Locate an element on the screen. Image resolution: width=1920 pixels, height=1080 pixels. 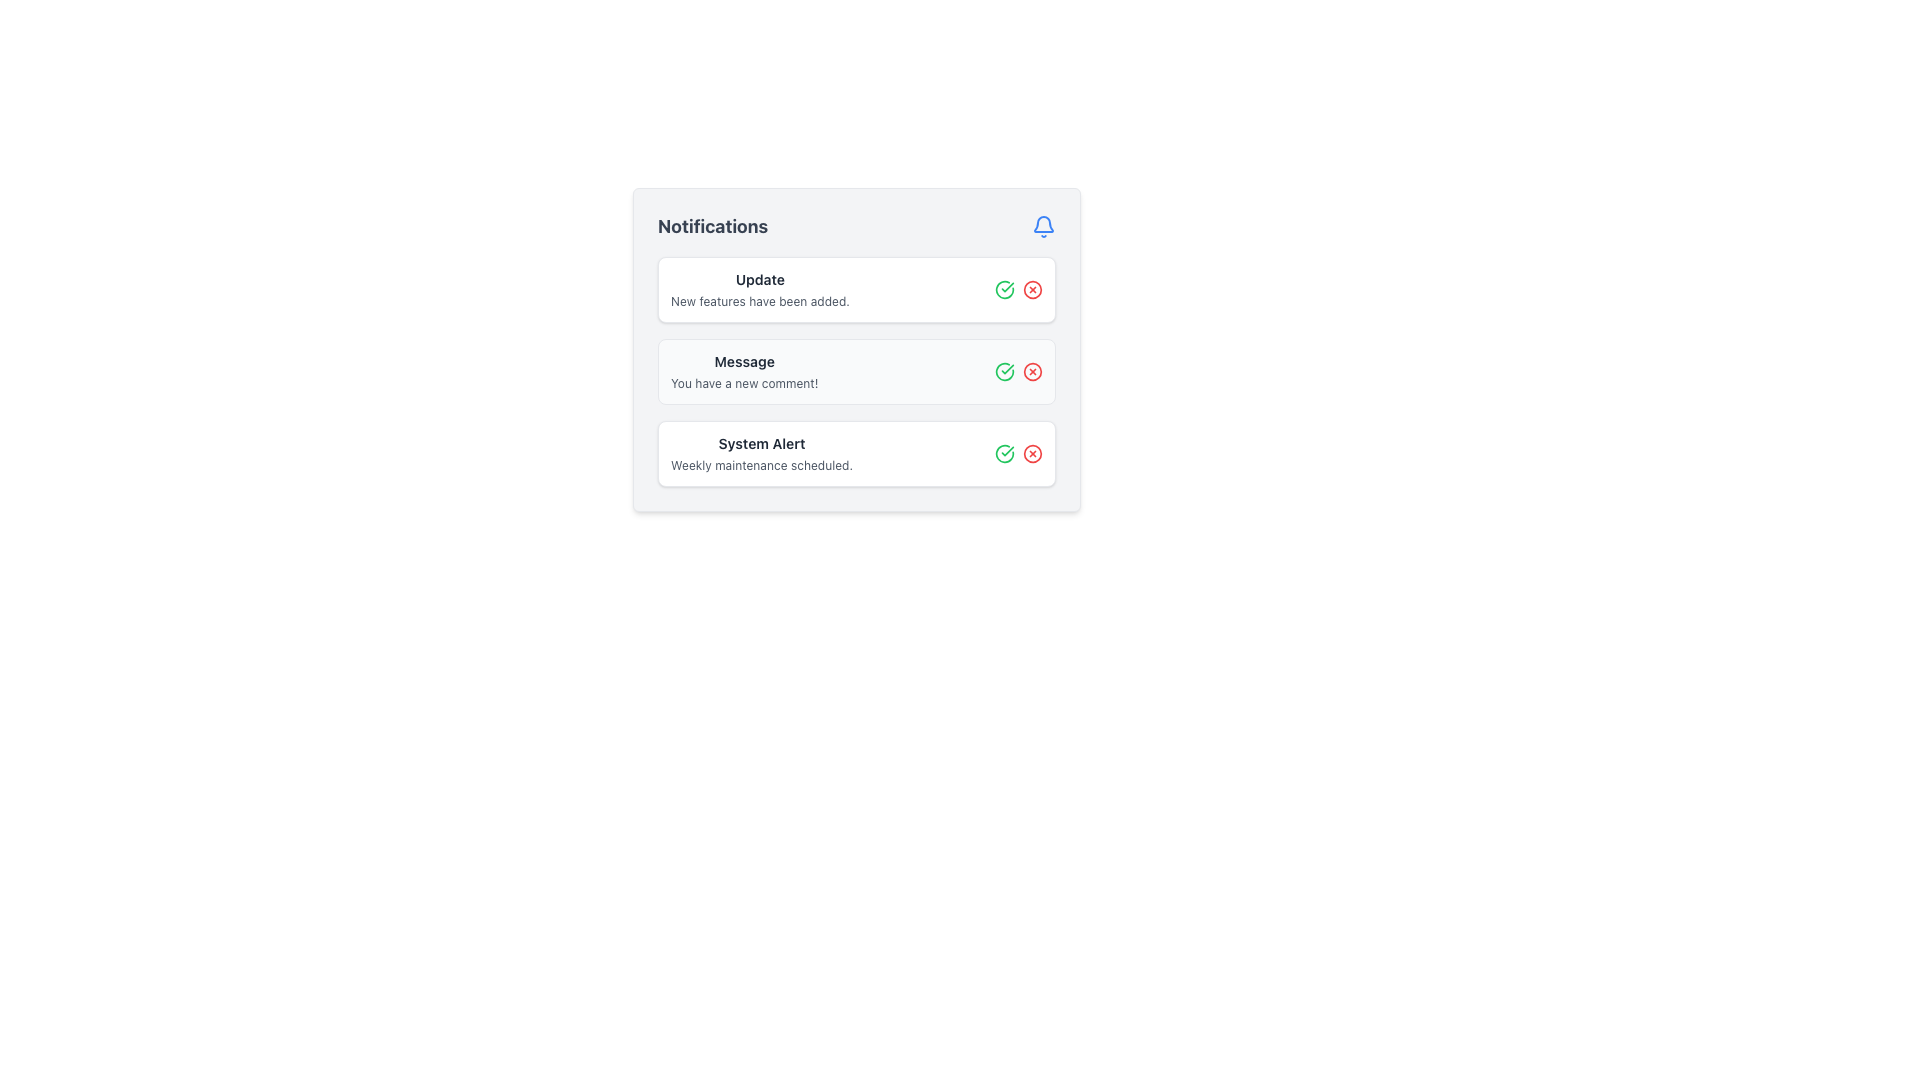
the lower semi-circular portion of the notification bell icon located in the top-right corner of the notification panel is located at coordinates (1042, 224).